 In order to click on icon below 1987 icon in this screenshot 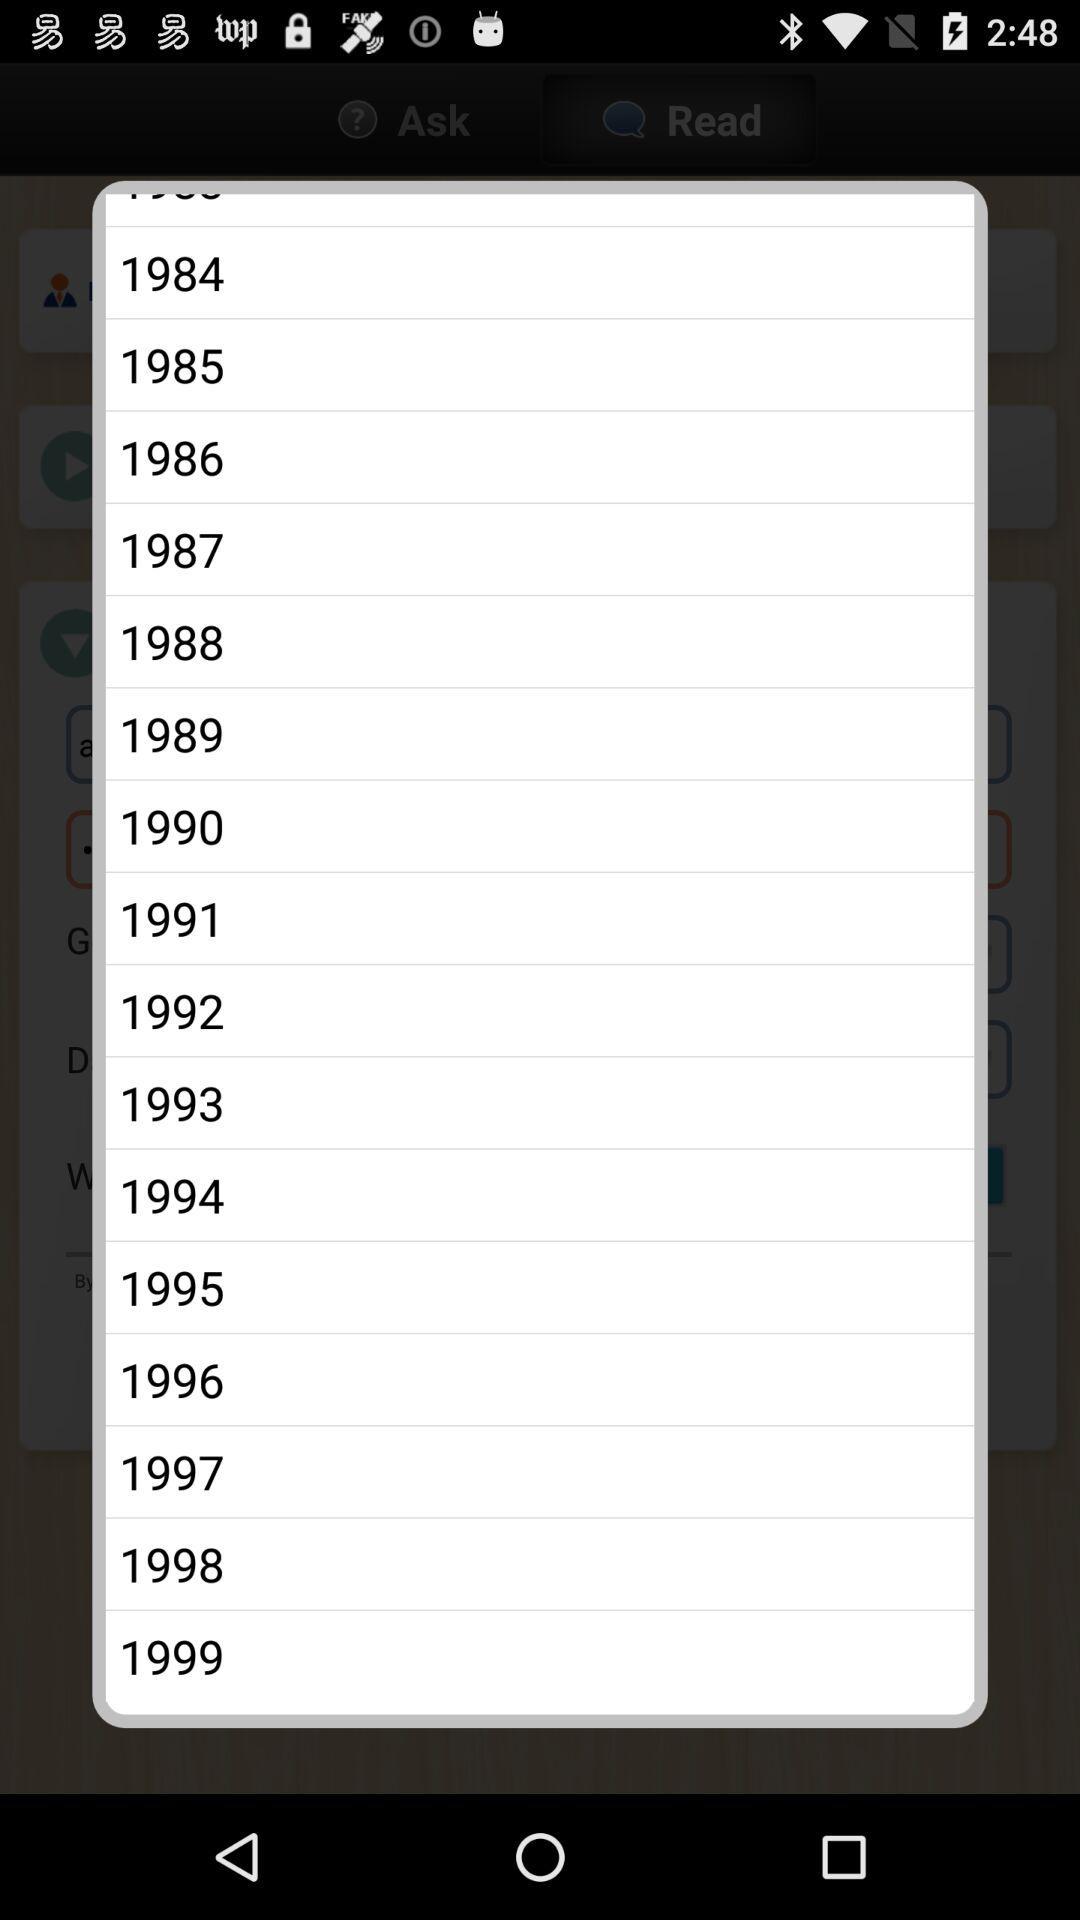, I will do `click(540, 641)`.